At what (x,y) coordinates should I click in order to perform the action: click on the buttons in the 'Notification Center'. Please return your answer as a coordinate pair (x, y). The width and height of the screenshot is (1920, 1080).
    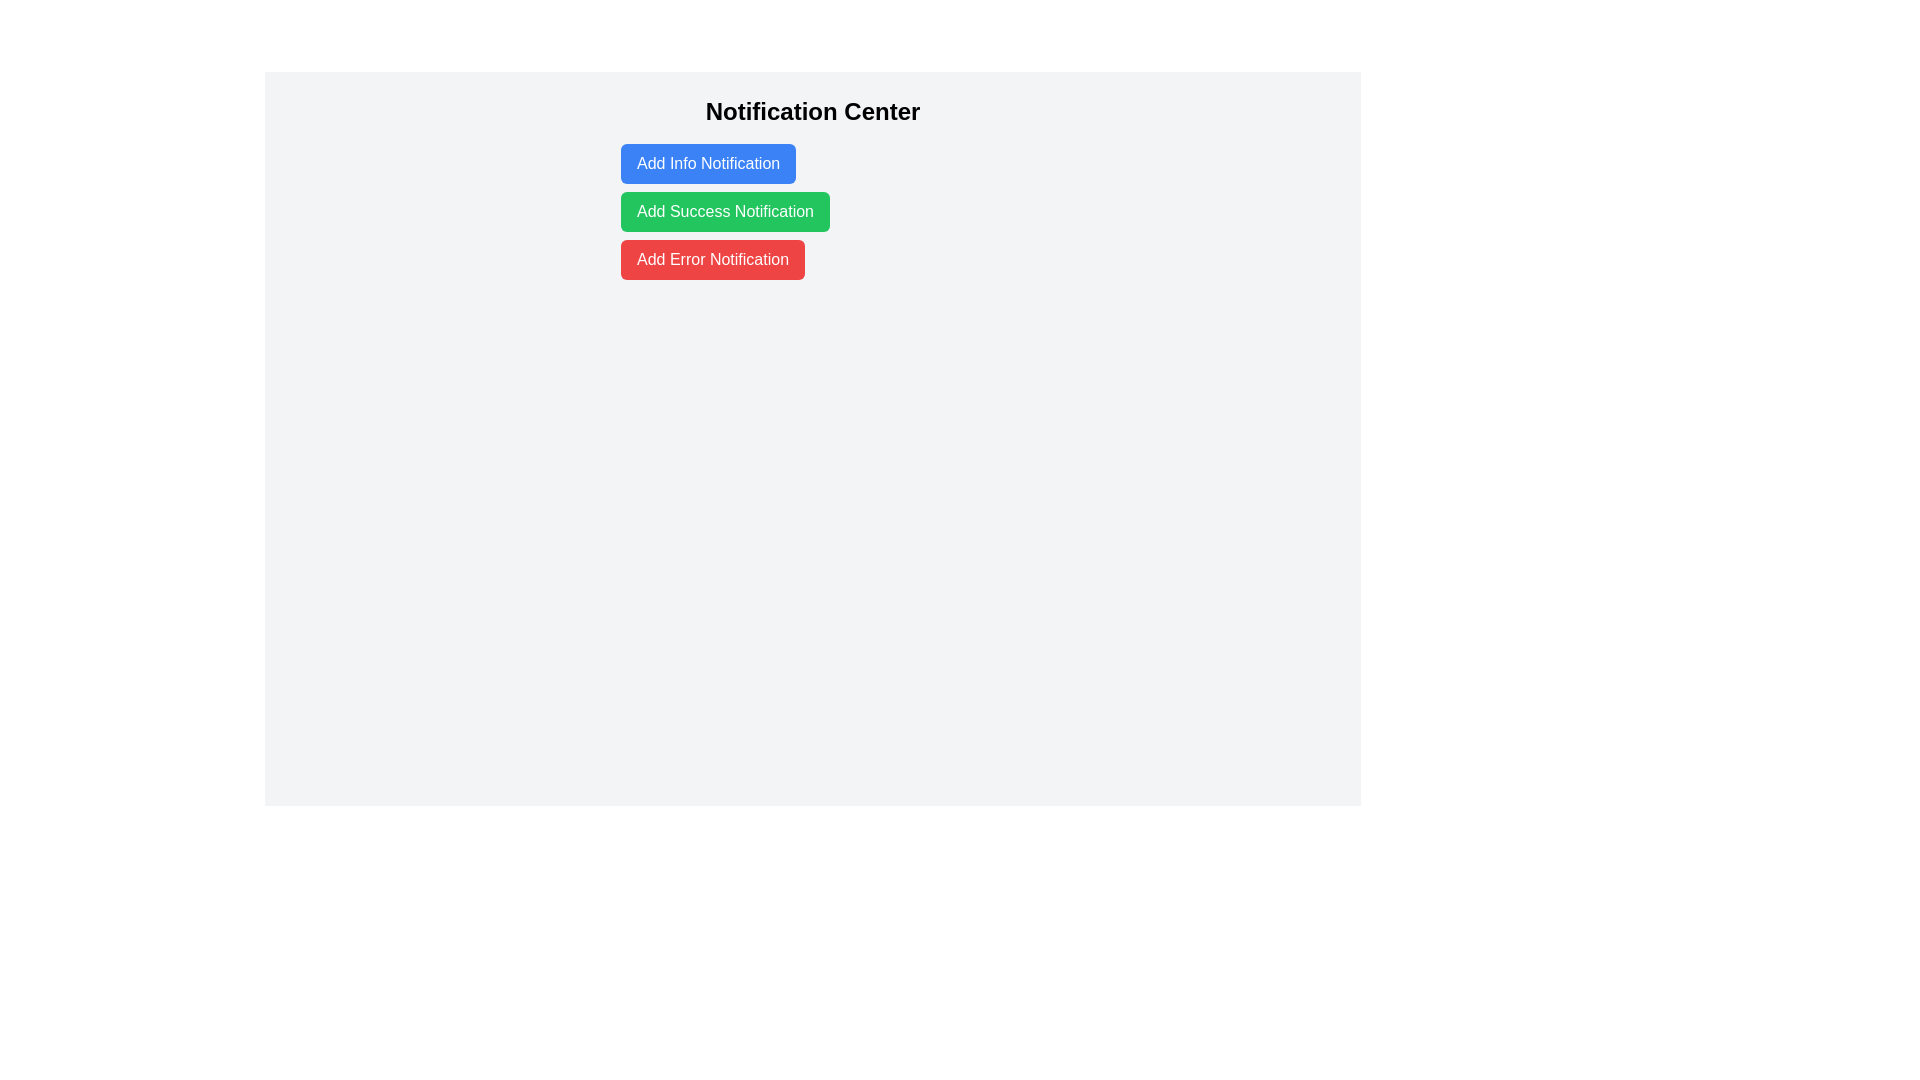
    Looking at the image, I should click on (812, 188).